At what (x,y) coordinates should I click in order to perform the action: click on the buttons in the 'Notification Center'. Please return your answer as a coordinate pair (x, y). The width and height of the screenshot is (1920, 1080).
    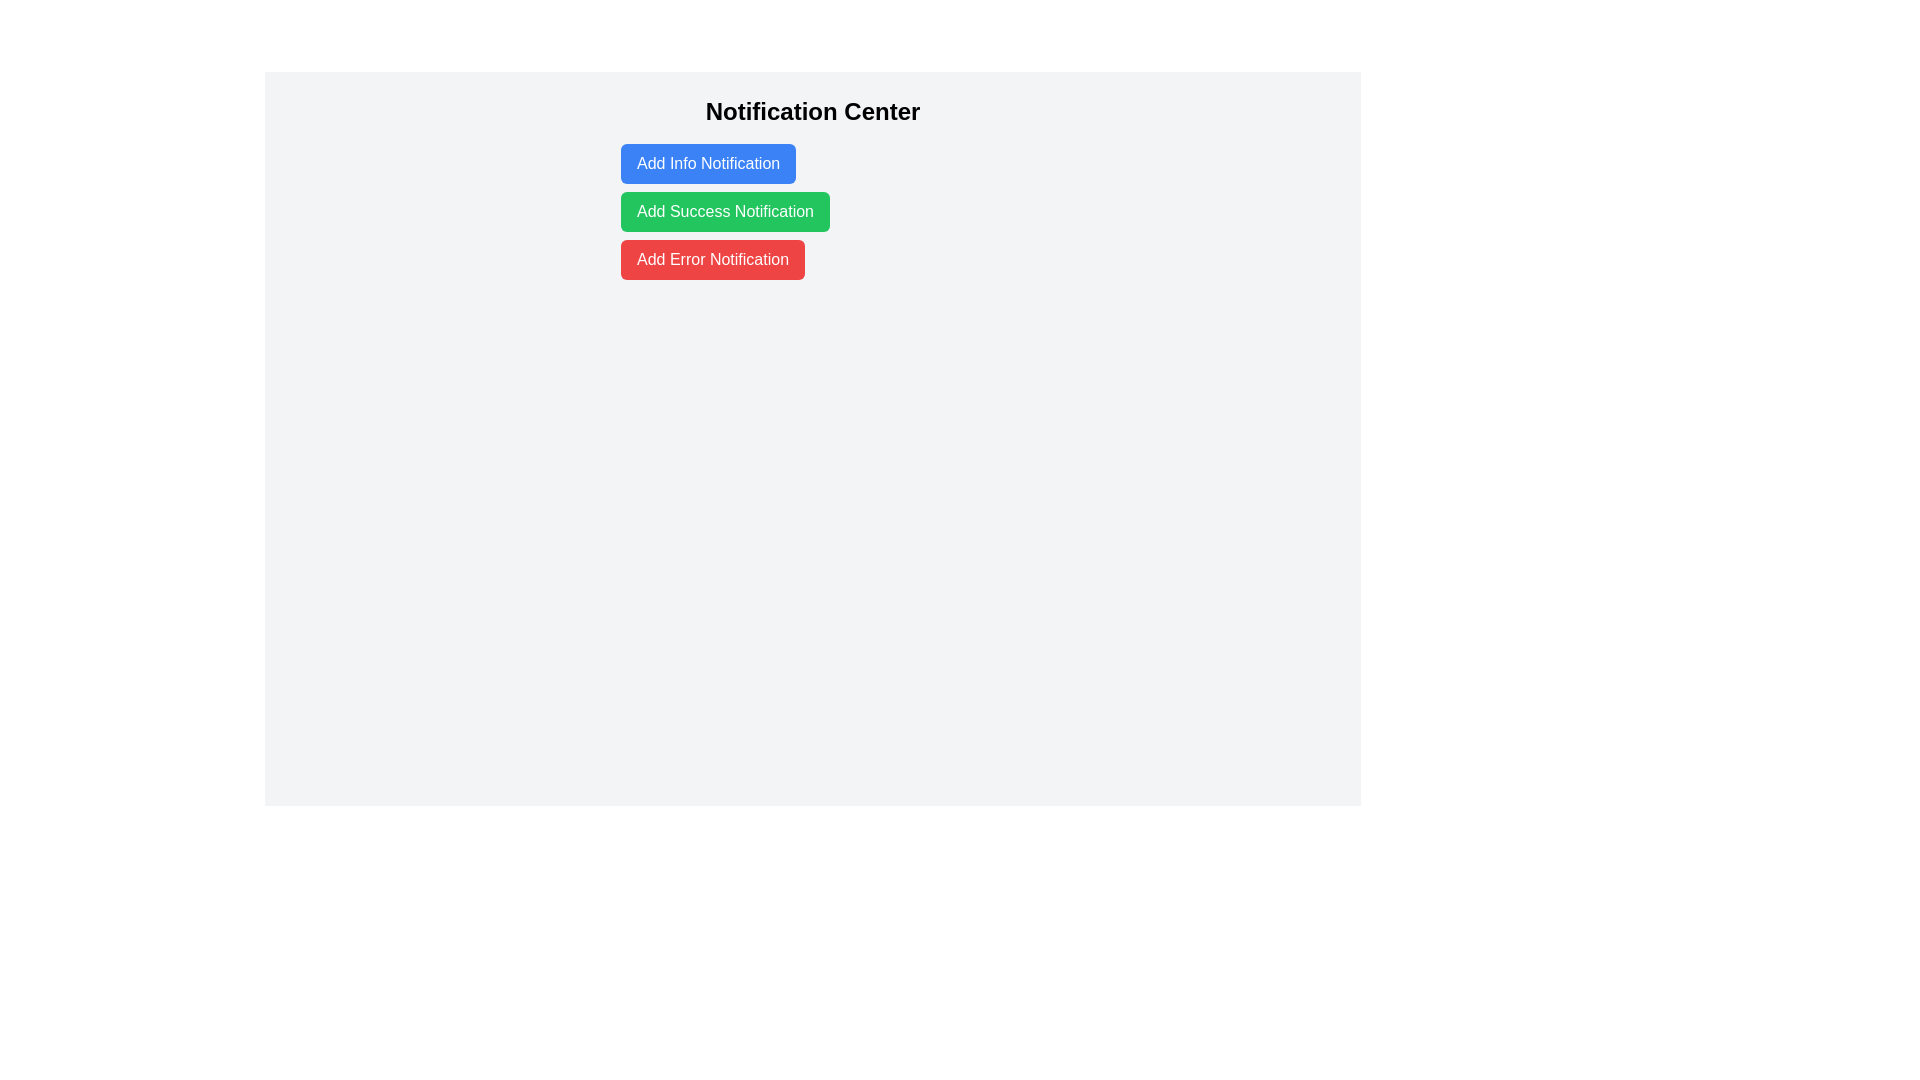
    Looking at the image, I should click on (812, 188).